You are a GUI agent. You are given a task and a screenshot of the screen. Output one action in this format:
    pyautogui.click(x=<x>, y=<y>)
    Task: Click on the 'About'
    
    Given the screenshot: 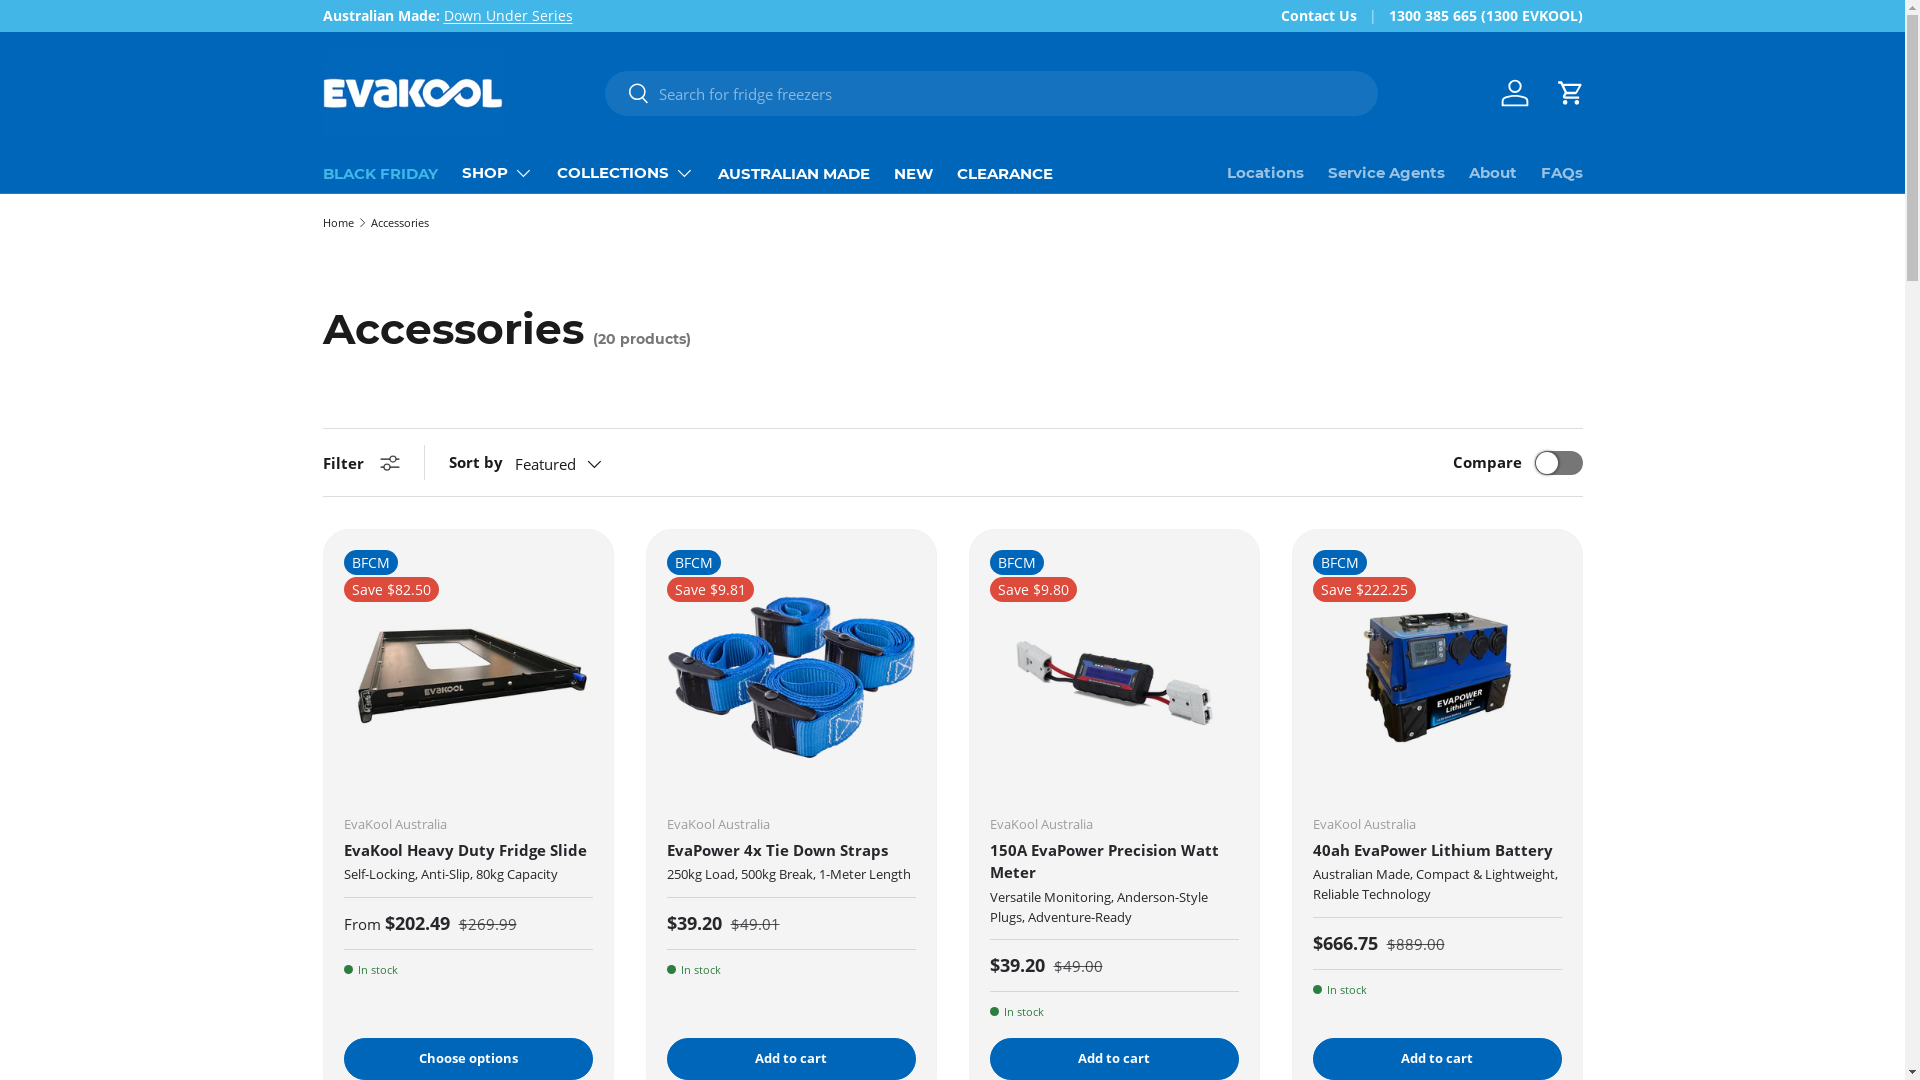 What is the action you would take?
    pyautogui.click(x=1468, y=172)
    